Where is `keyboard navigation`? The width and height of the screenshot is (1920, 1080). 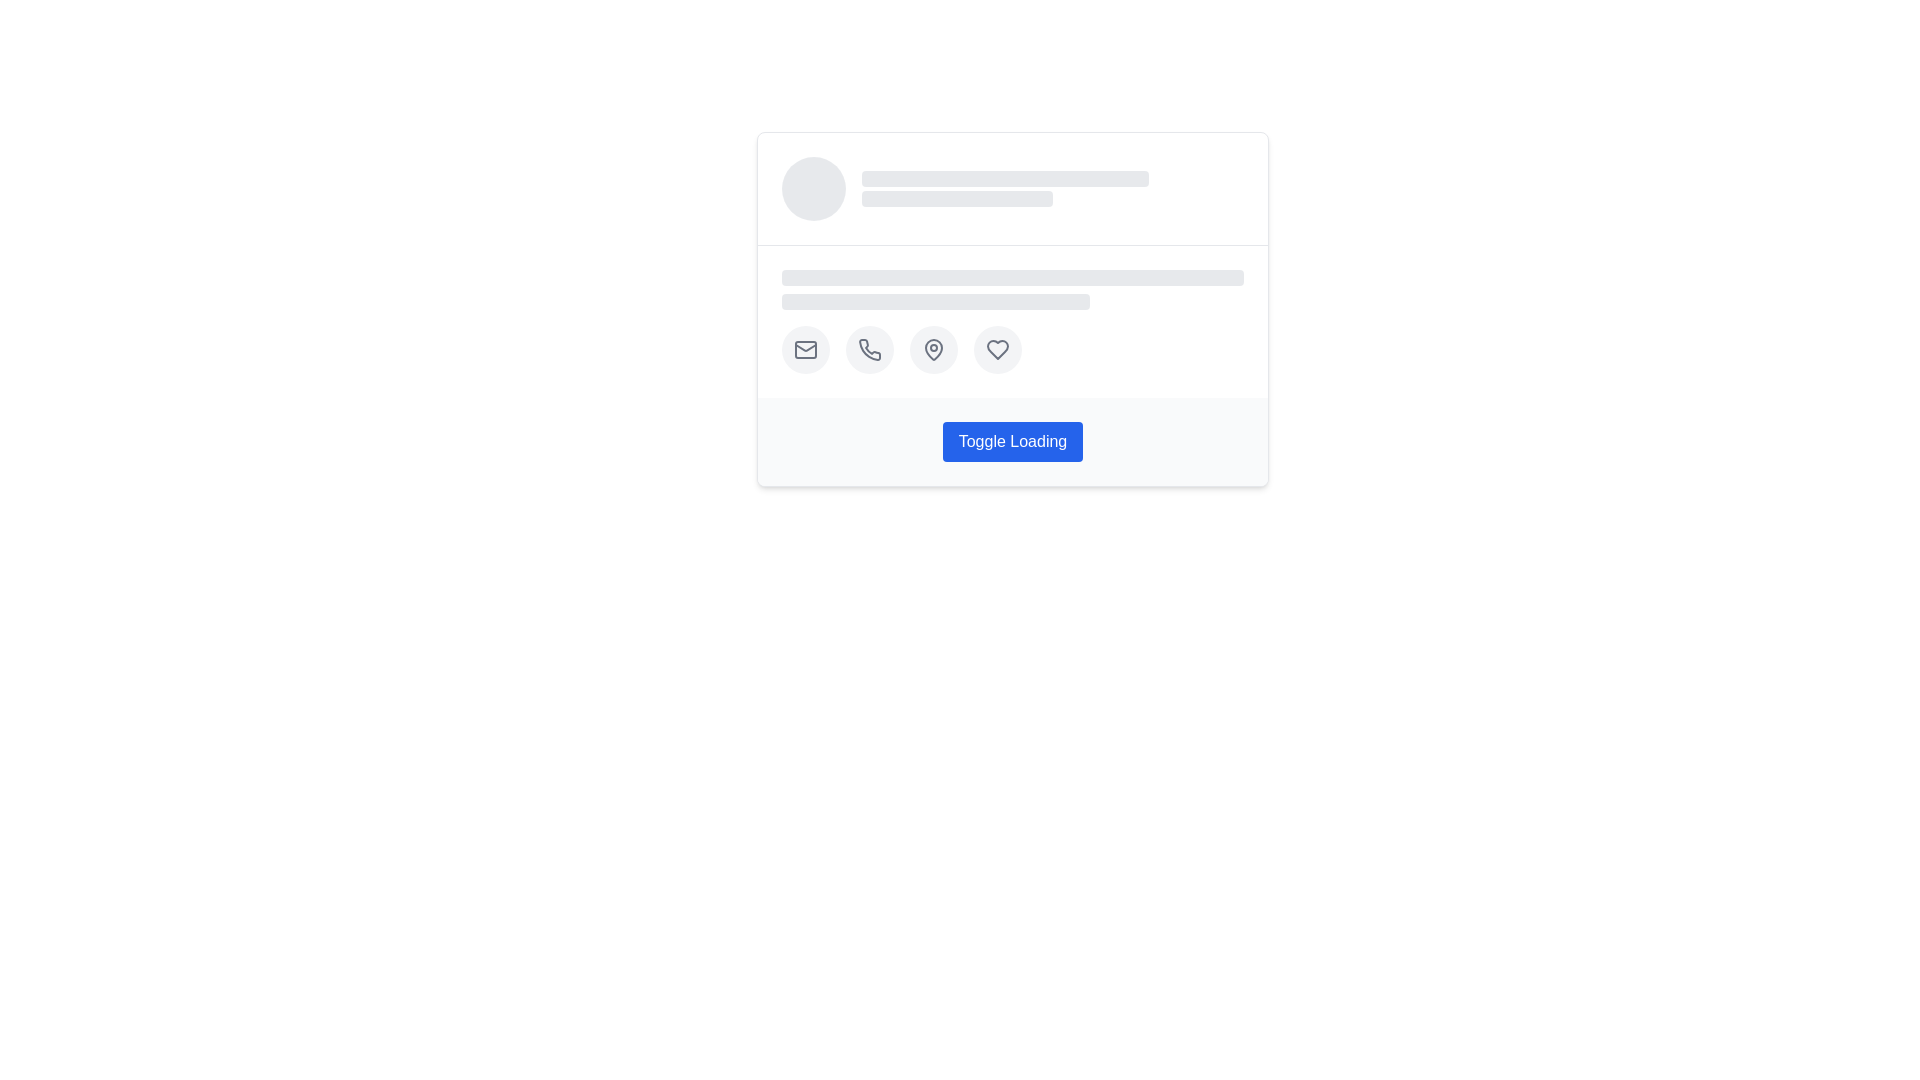 keyboard navigation is located at coordinates (869, 349).